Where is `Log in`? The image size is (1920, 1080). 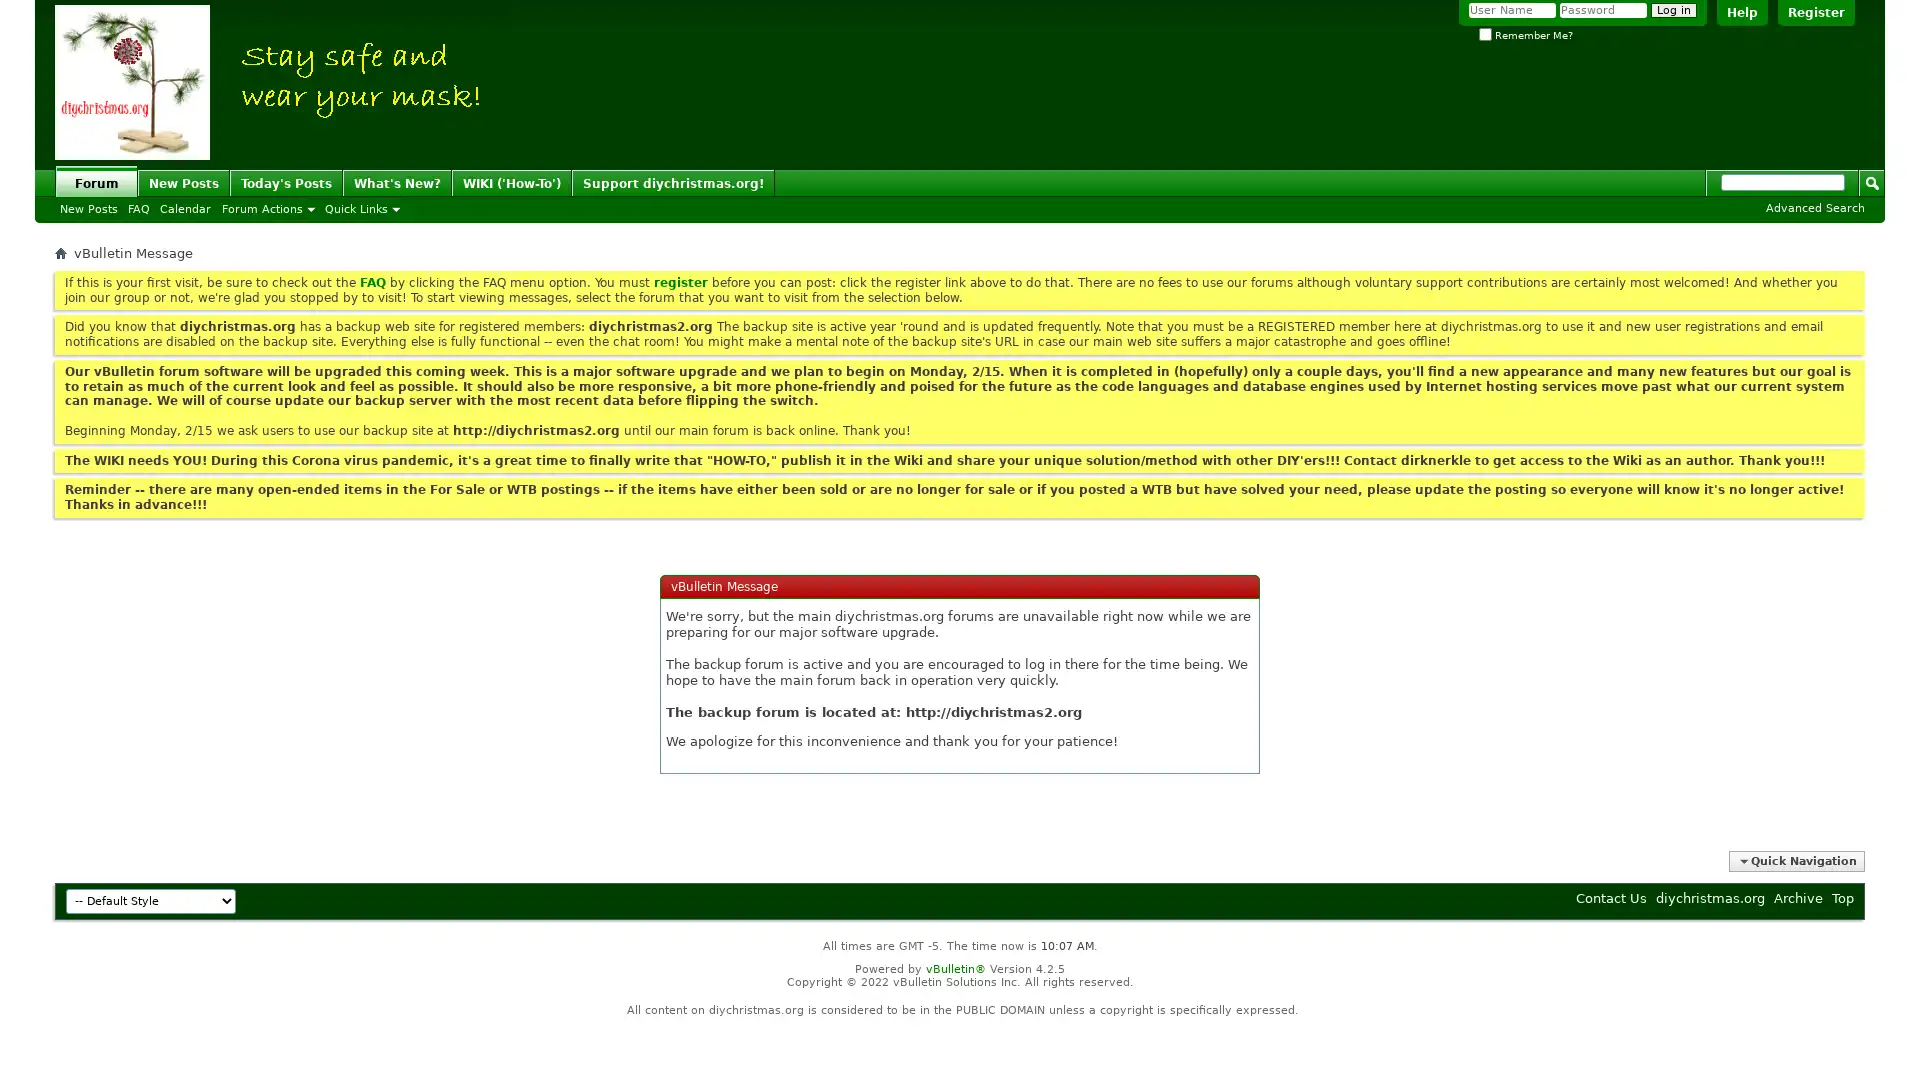
Log in is located at coordinates (1674, 10).